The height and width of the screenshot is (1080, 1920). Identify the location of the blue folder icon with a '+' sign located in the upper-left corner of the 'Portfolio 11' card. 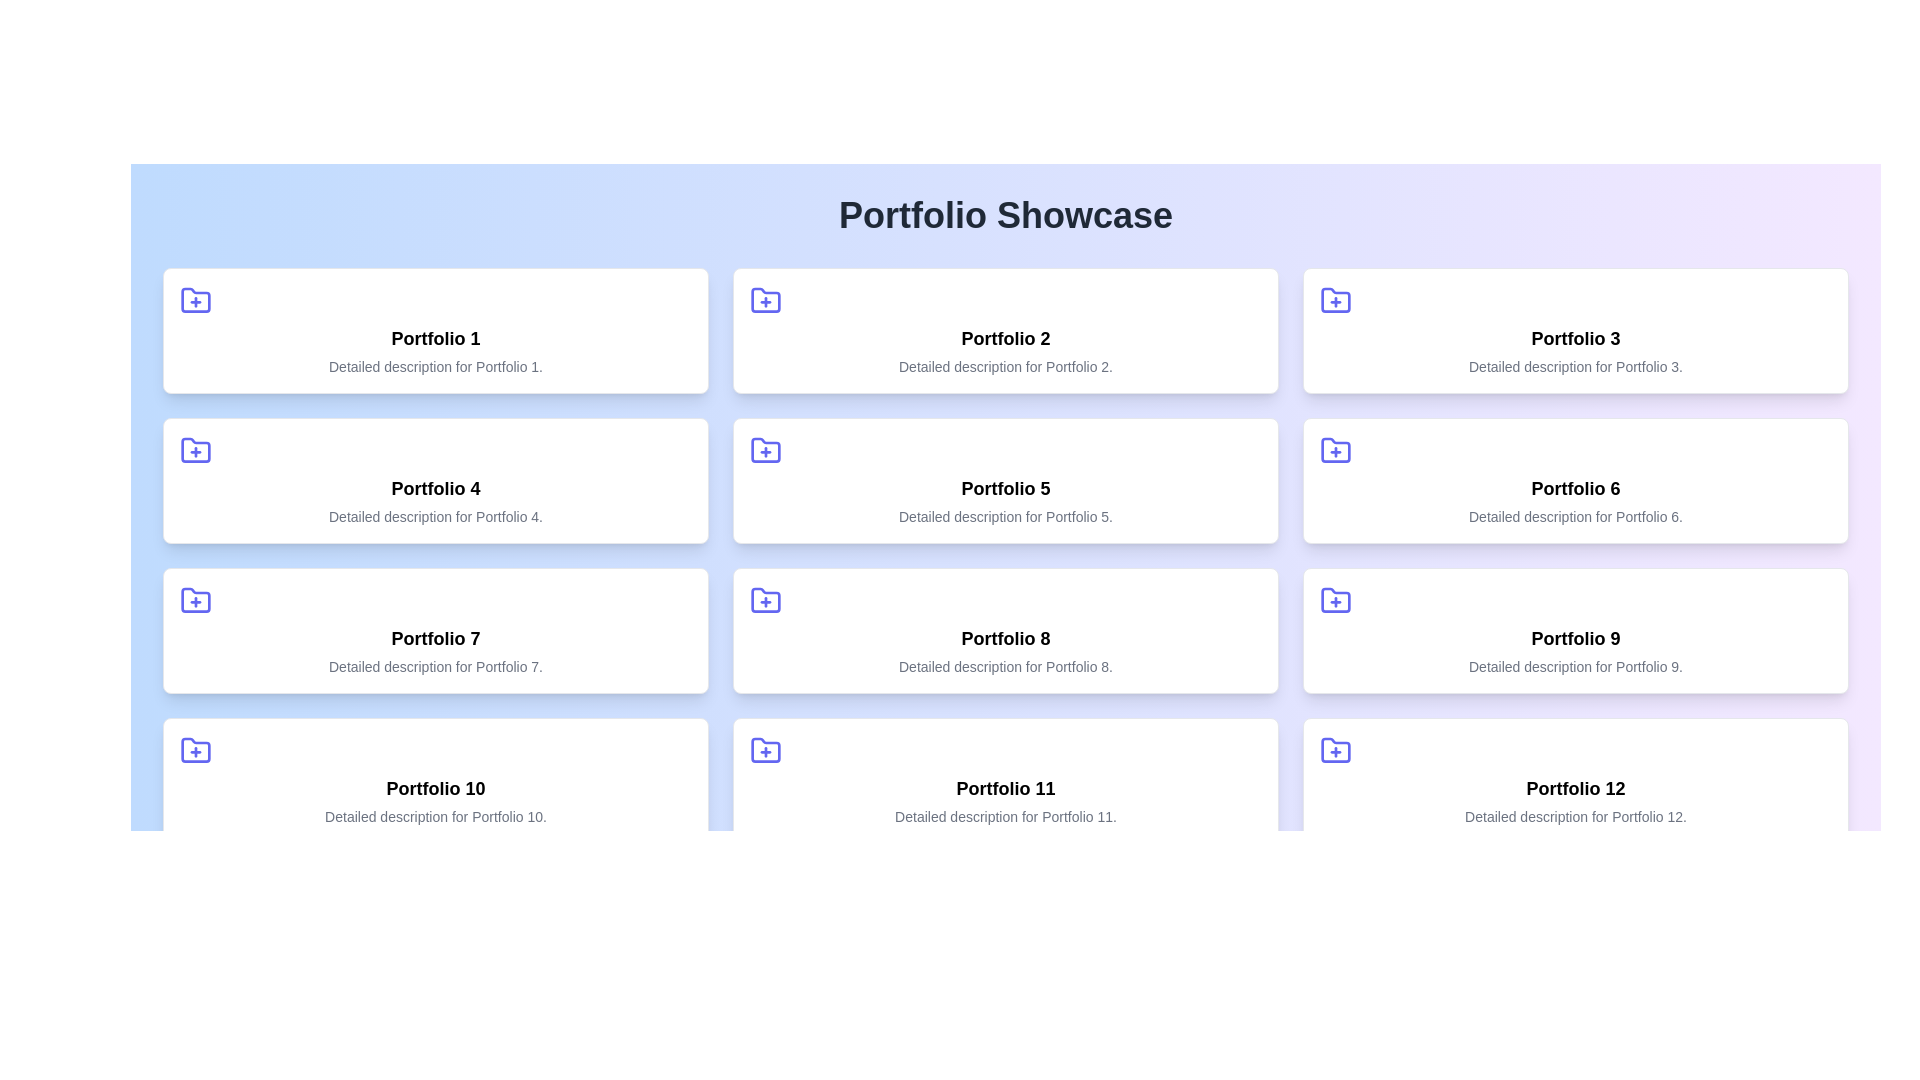
(765, 749).